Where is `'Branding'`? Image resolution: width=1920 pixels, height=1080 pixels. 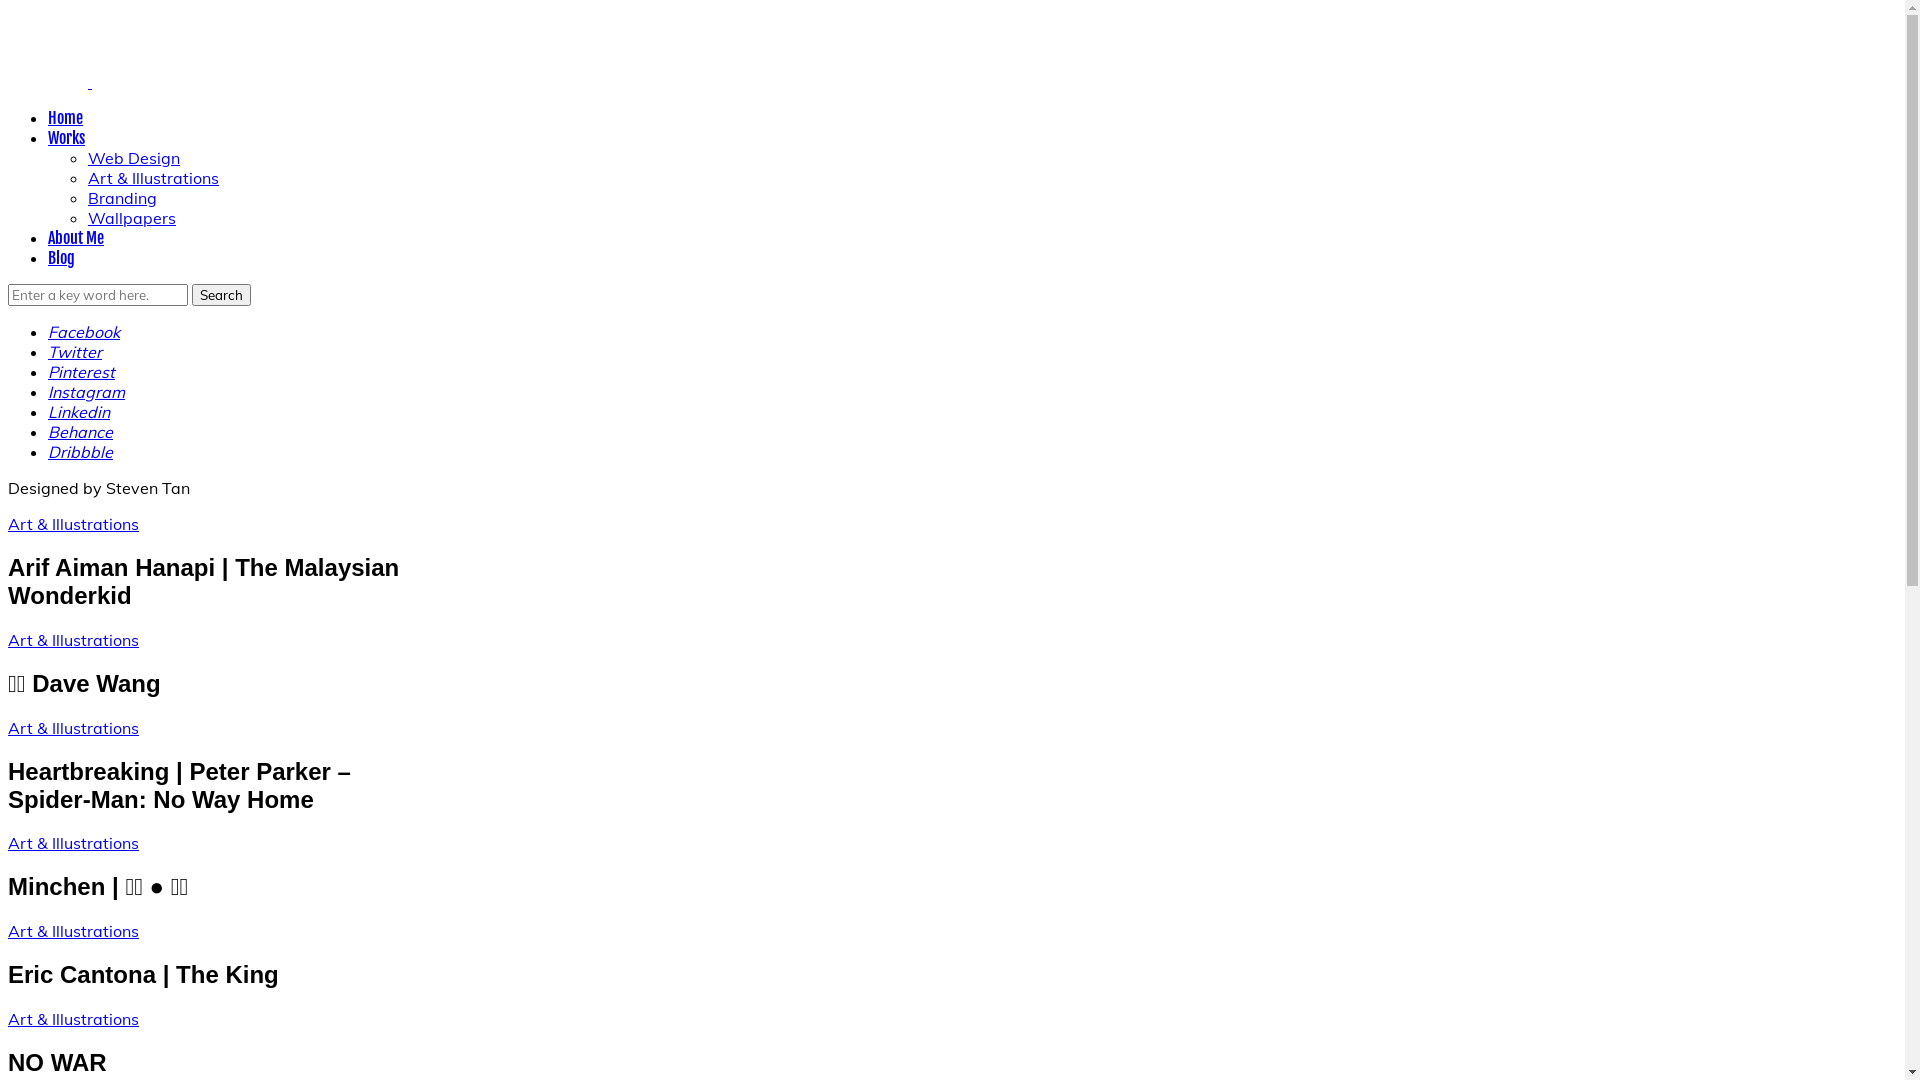
'Branding' is located at coordinates (121, 197).